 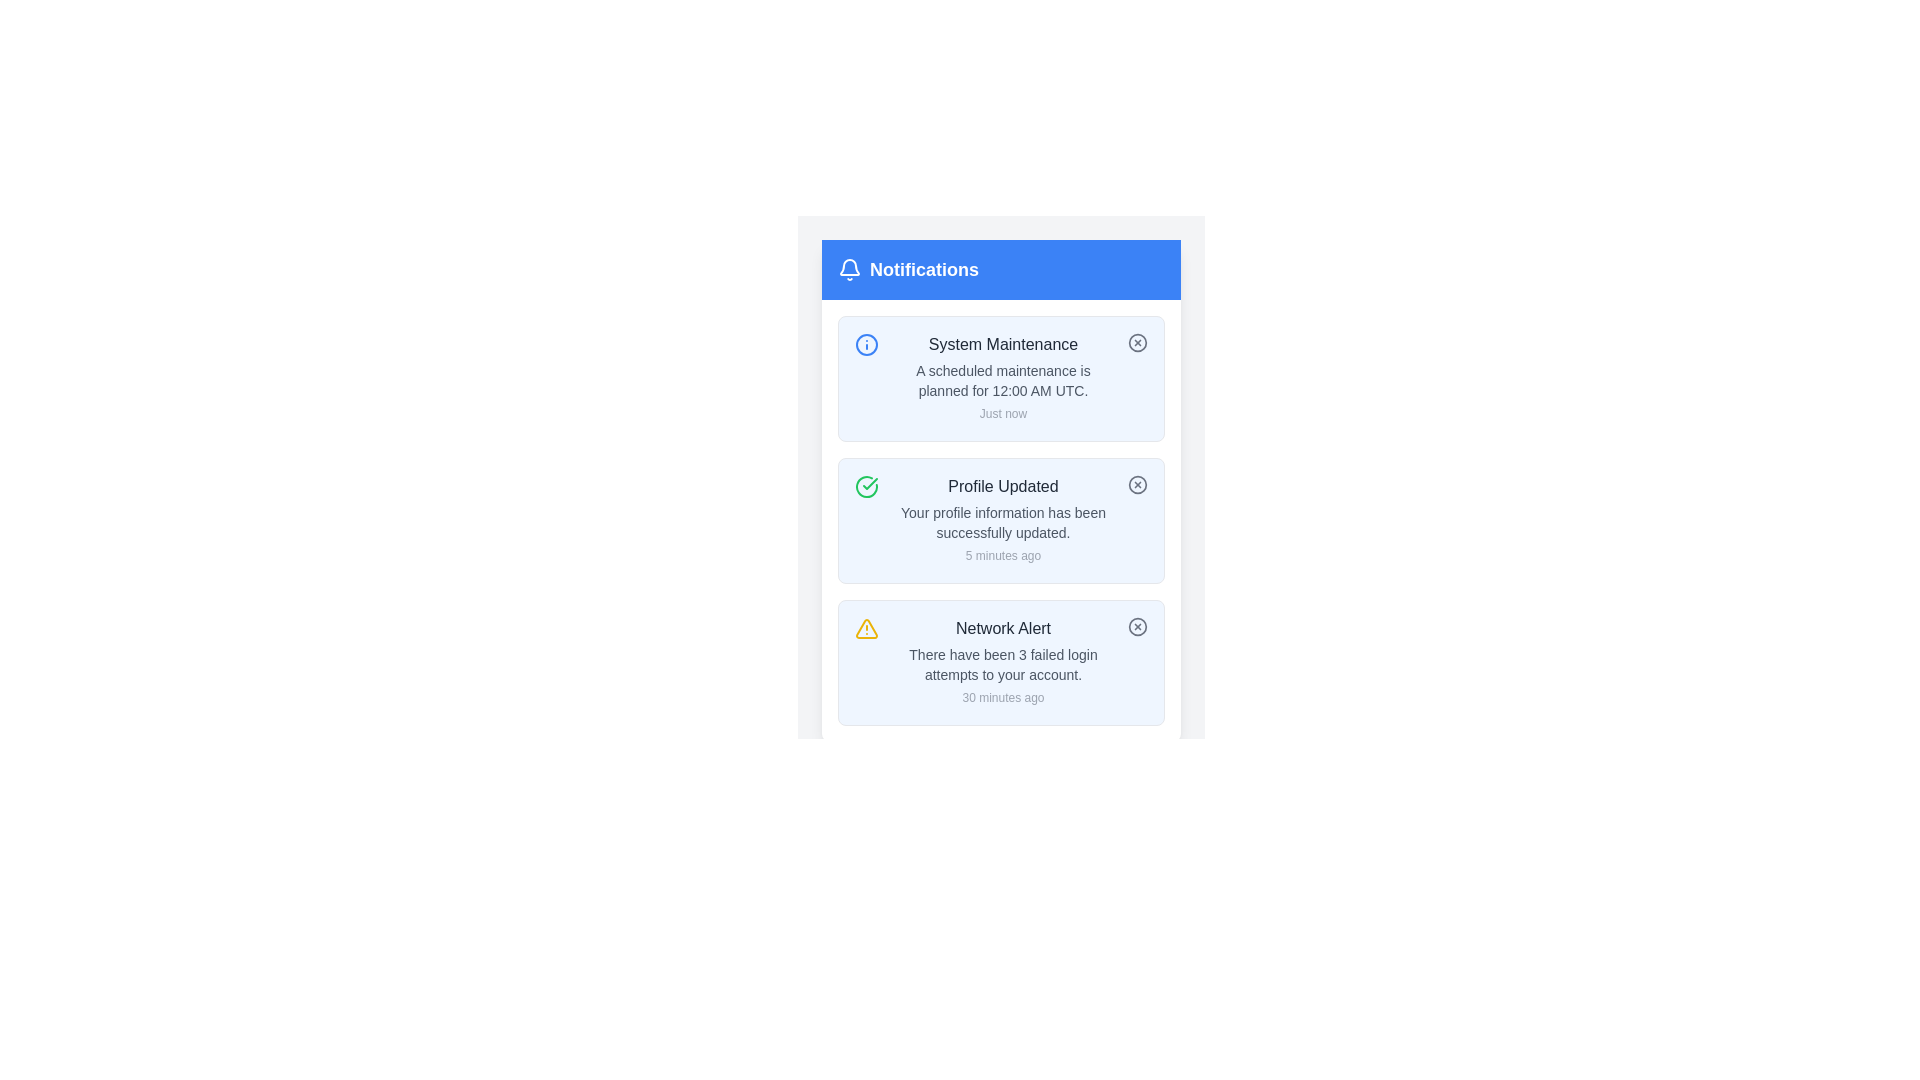 I want to click on the text label displaying 'Profile Updated' at the top of the notification card, so click(x=1003, y=486).